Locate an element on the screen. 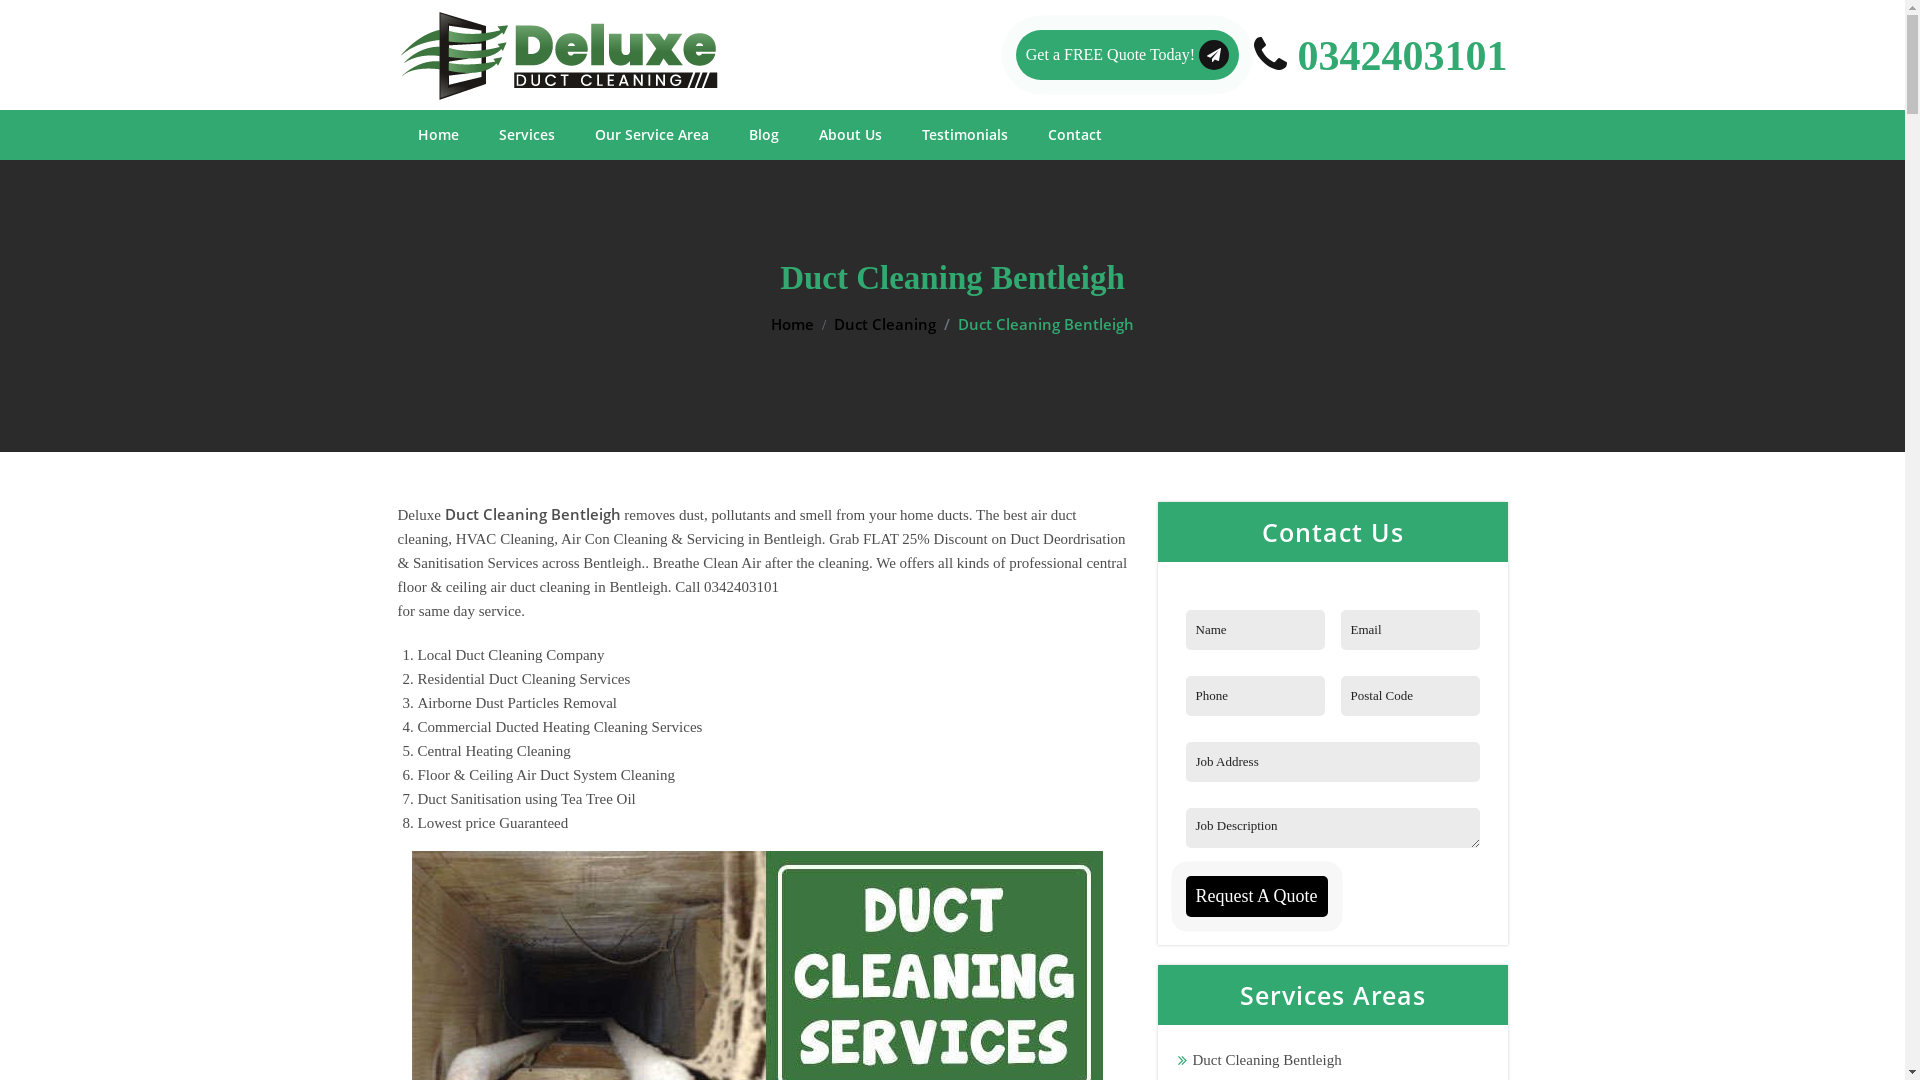  'Our Service Area' is located at coordinates (593, 135).